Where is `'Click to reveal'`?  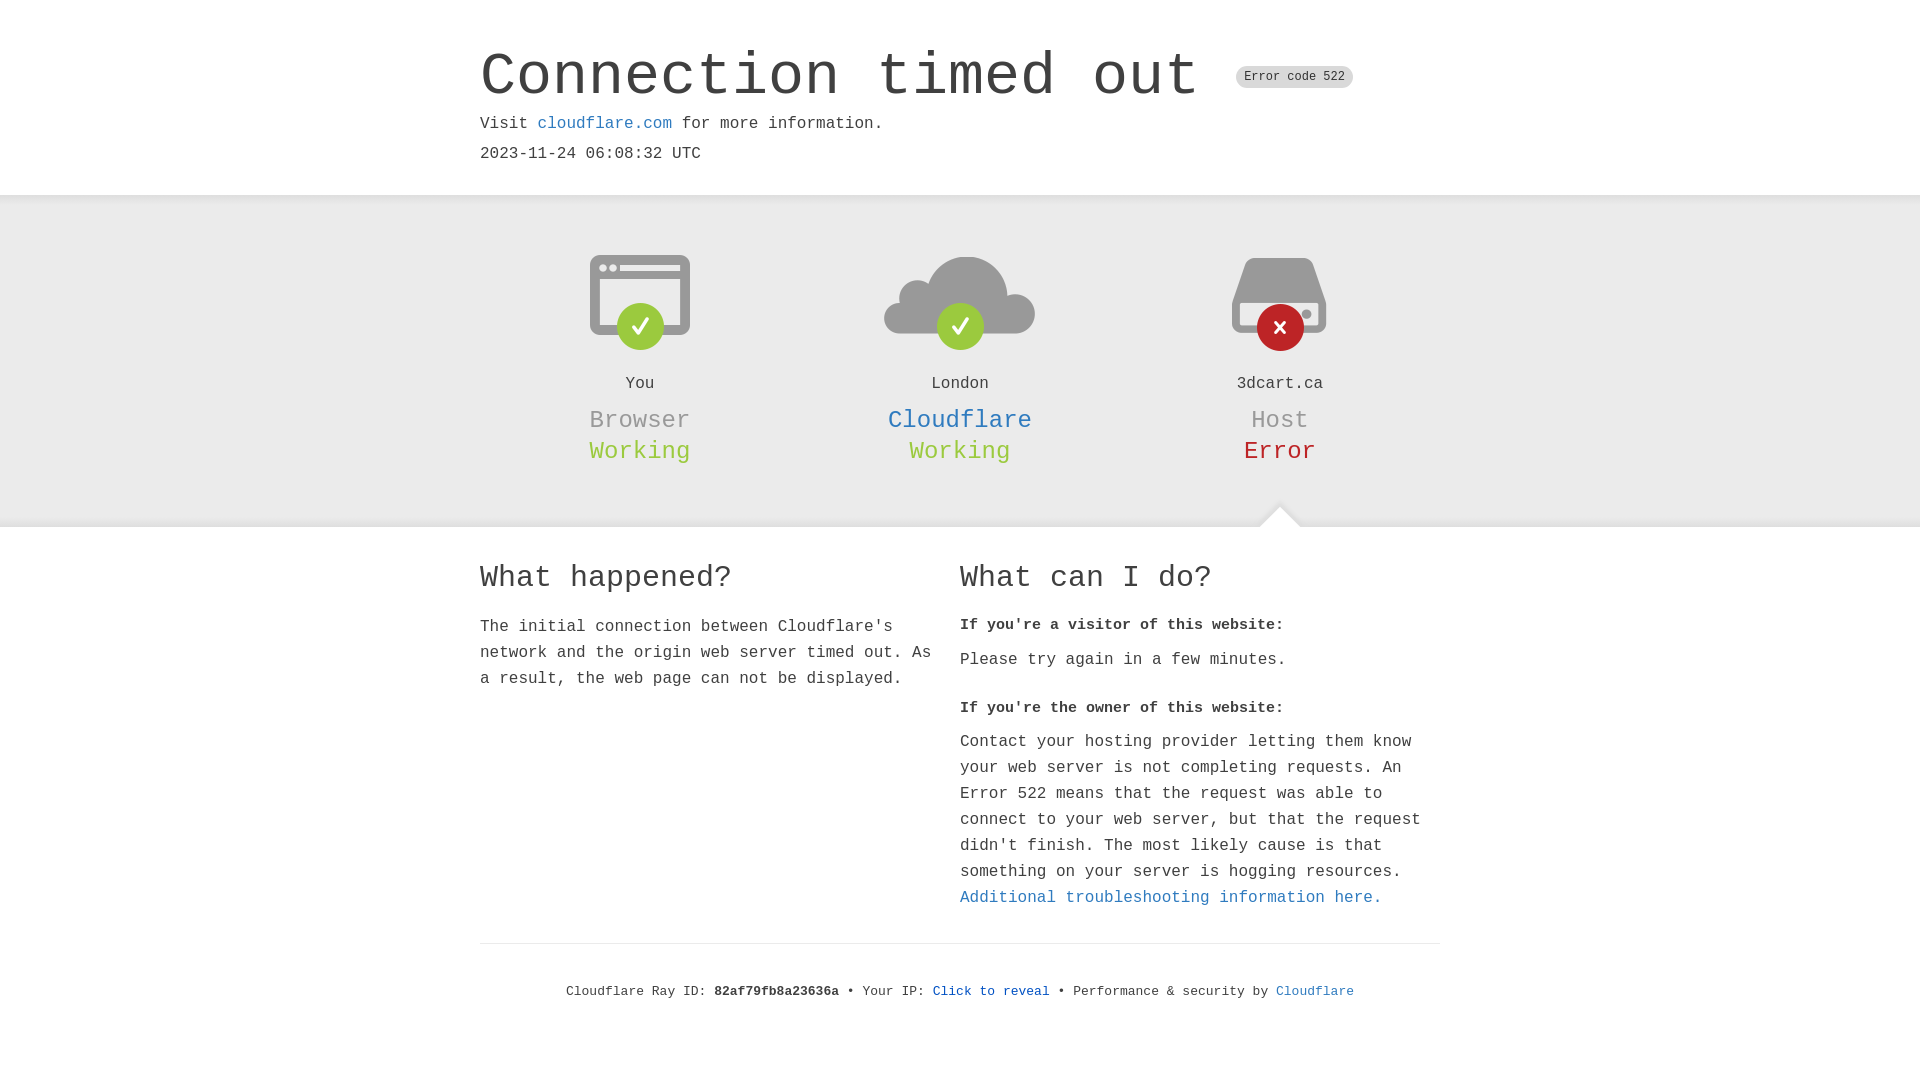 'Click to reveal' is located at coordinates (991, 991).